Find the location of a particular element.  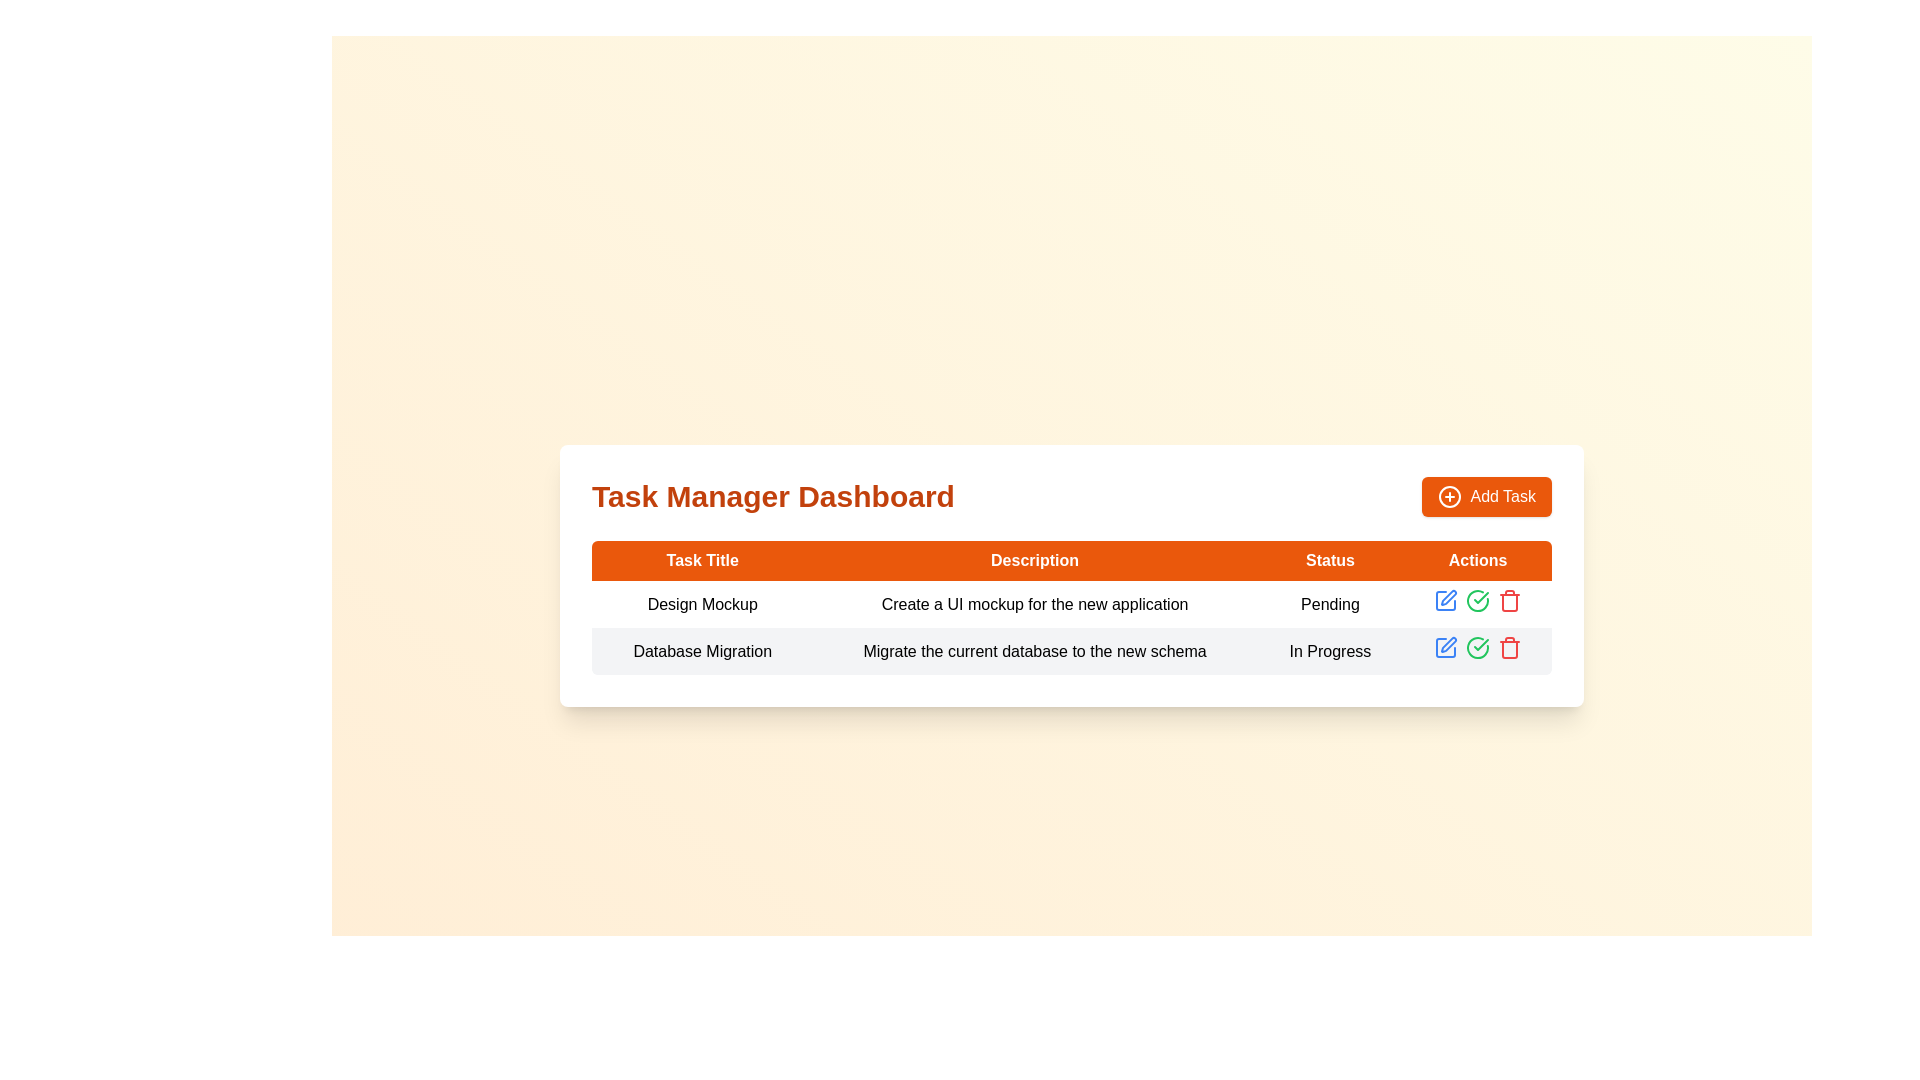

the second row in the task table displaying details for the task titled 'Design Mockup' is located at coordinates (1070, 651).